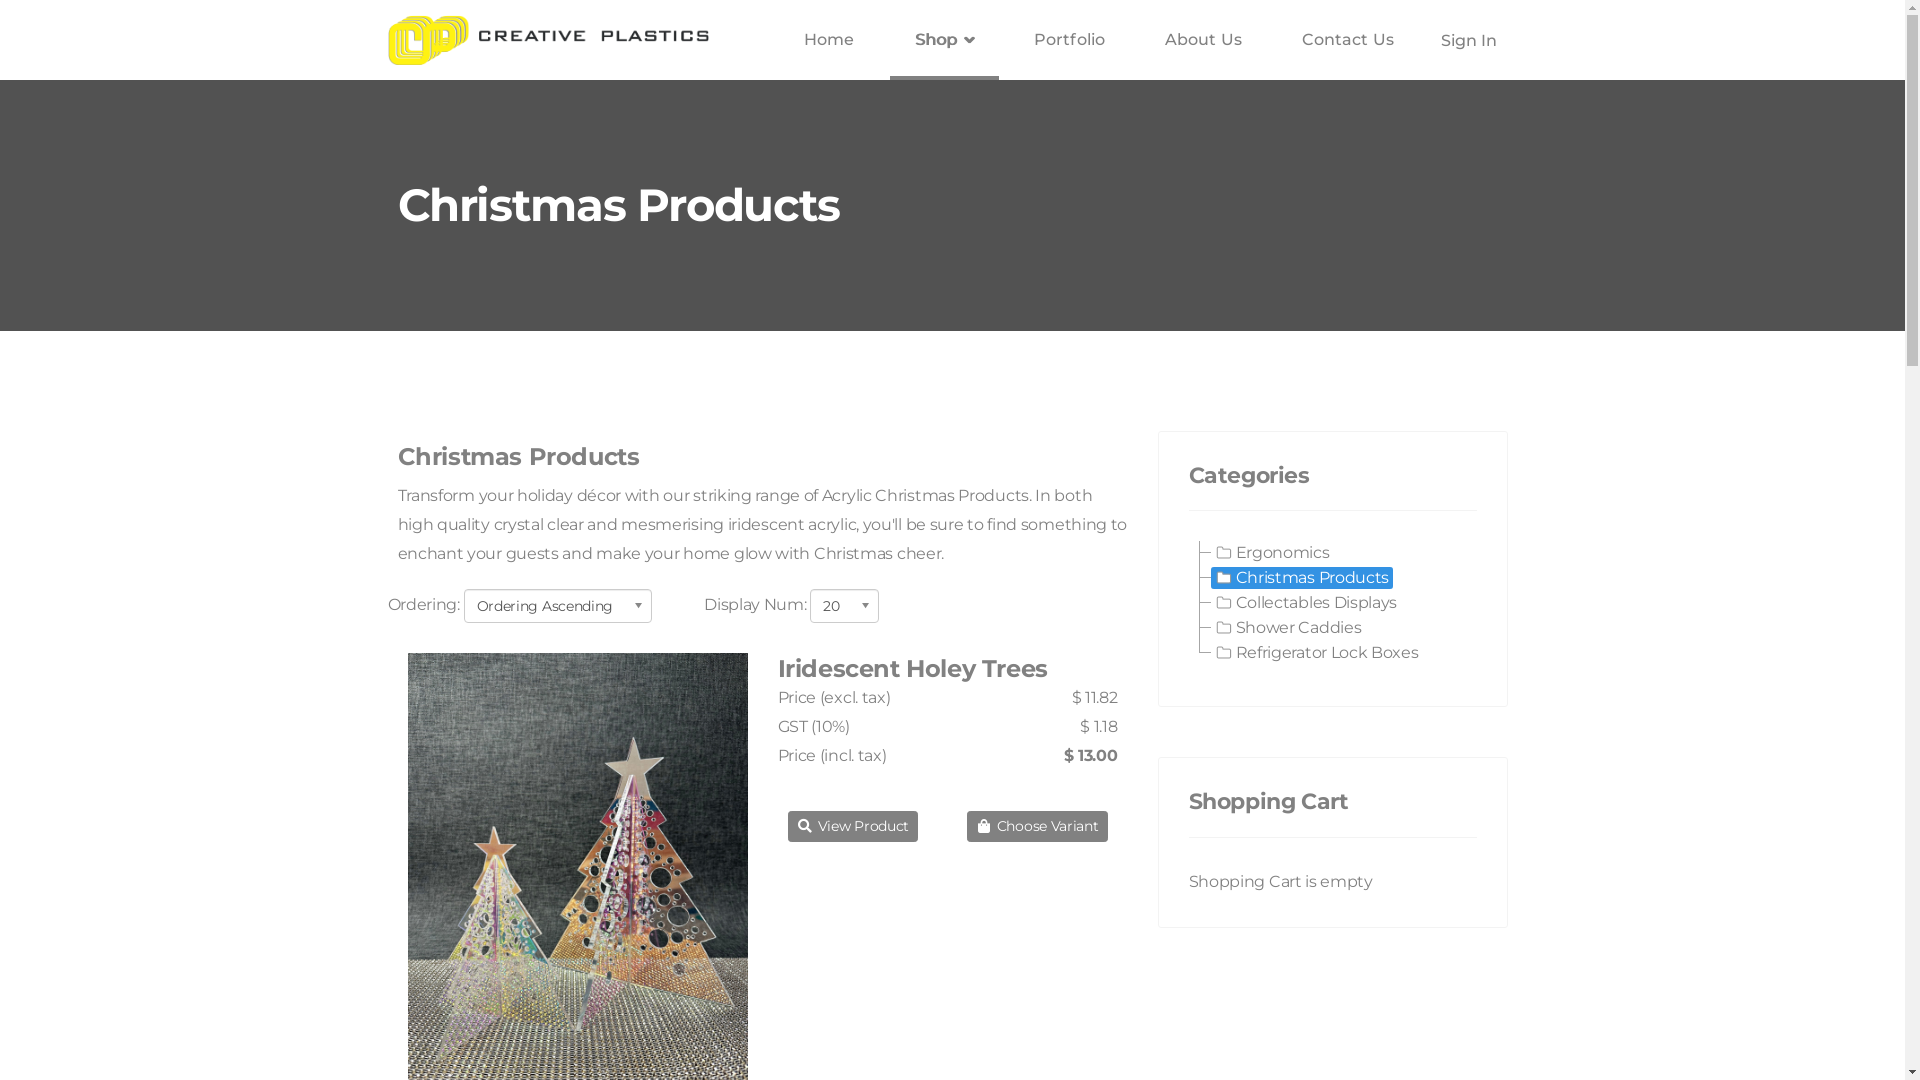  Describe the element at coordinates (1202, 39) in the screenshot. I see `'About Us'` at that location.